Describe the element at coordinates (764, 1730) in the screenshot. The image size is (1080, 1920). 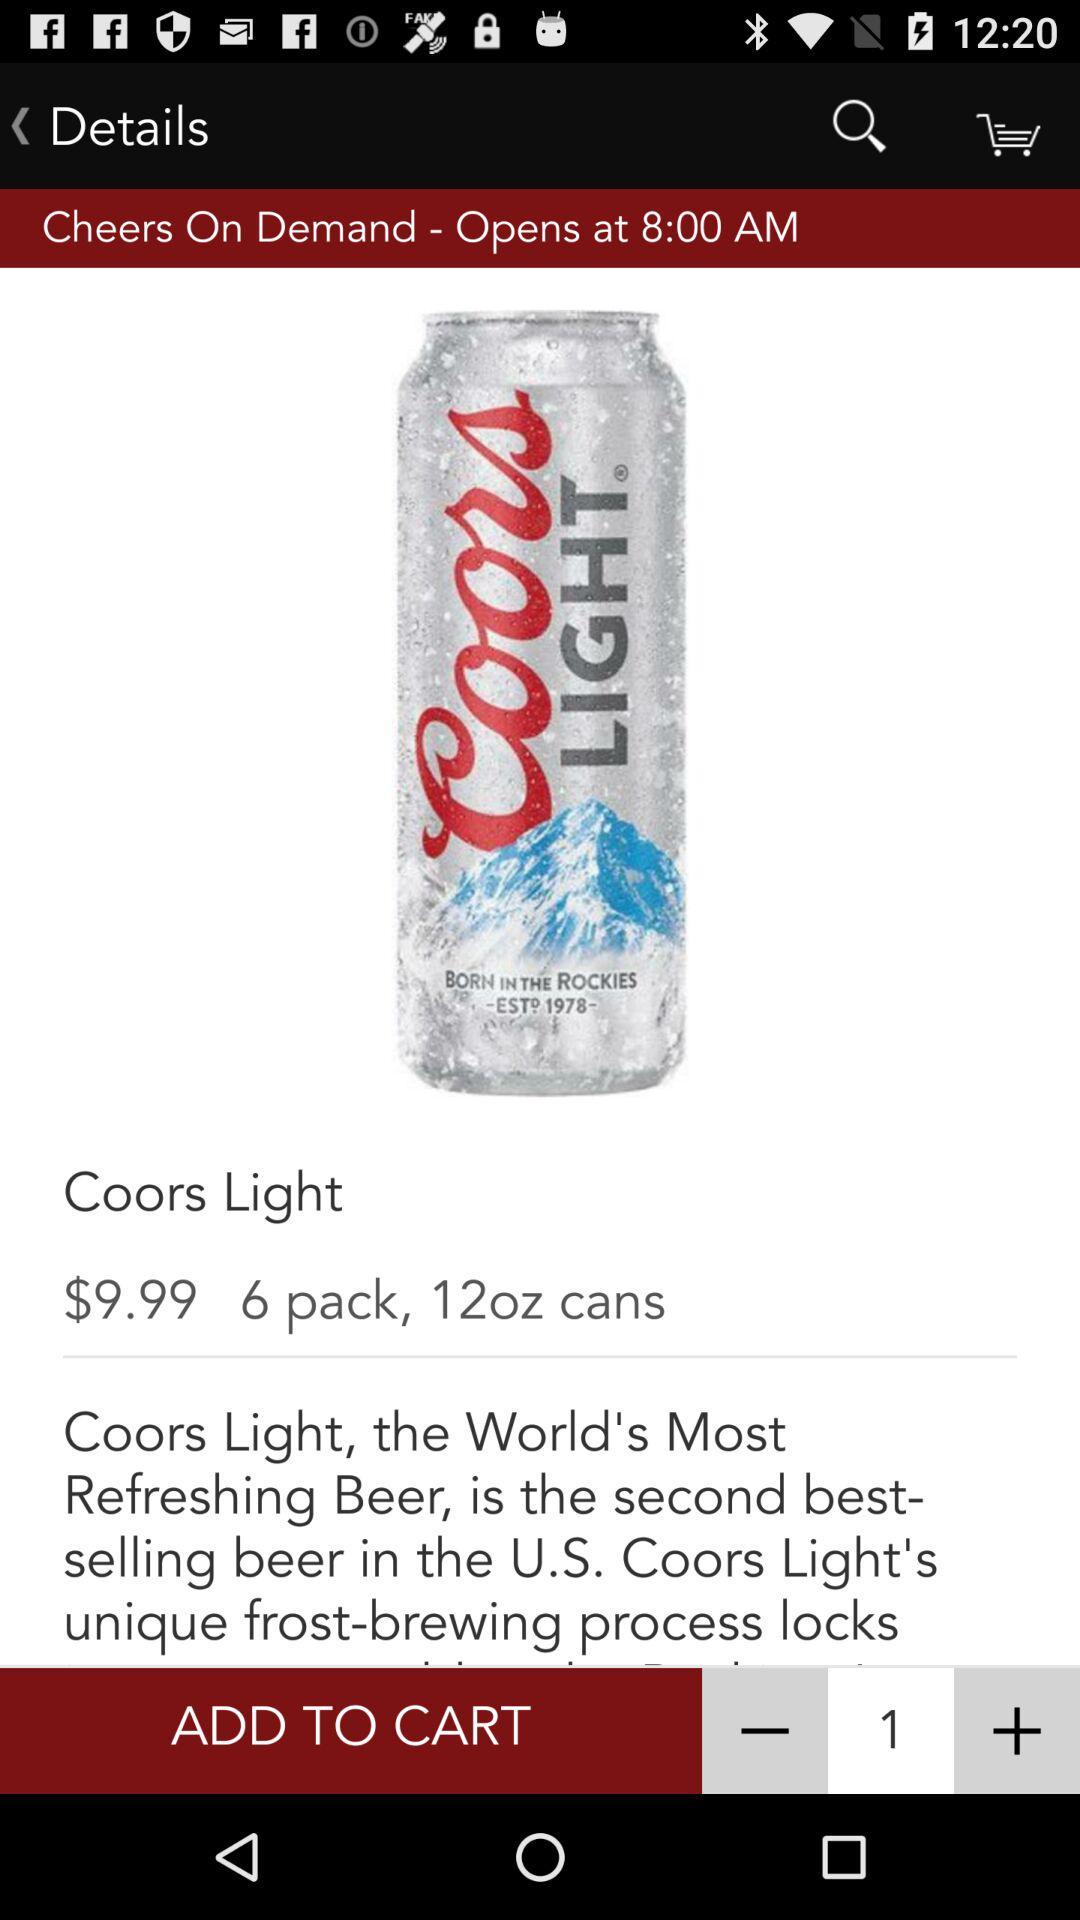
I see `item to the left of the 1 item` at that location.